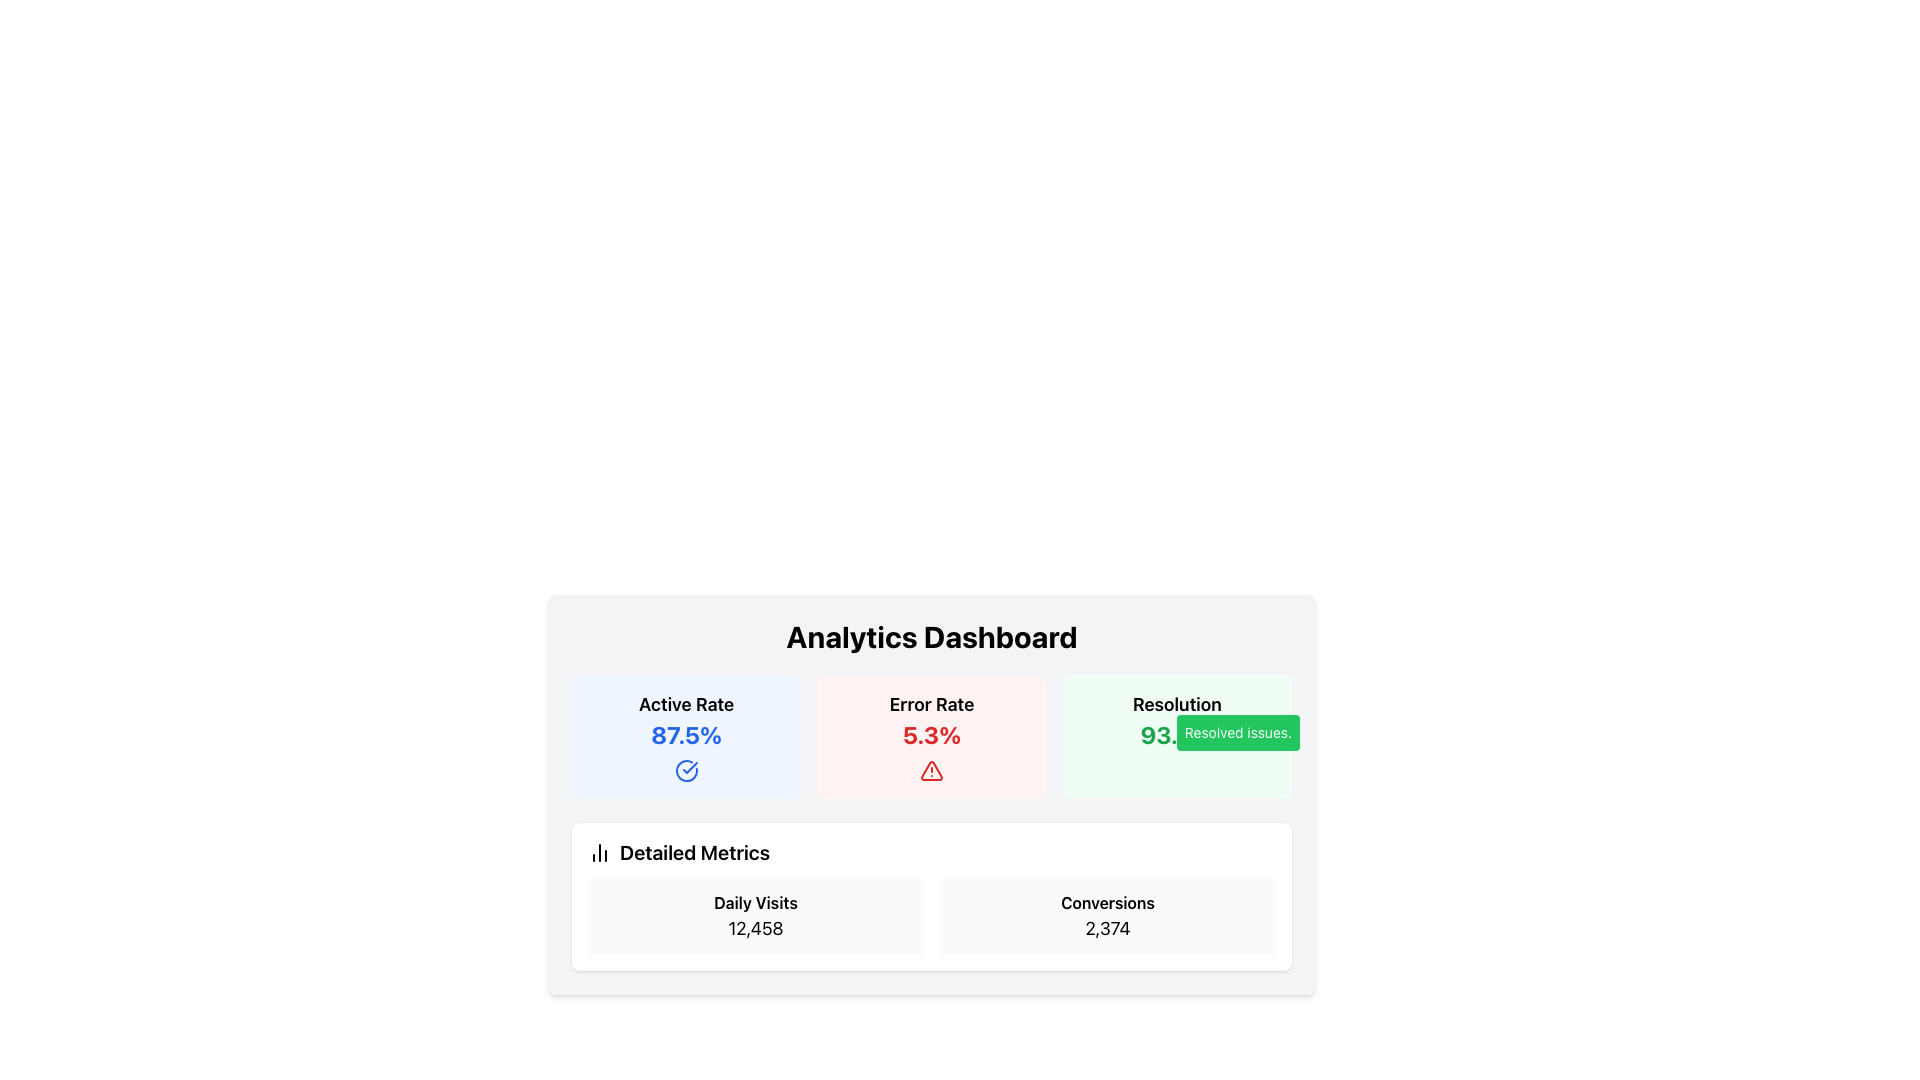  Describe the element at coordinates (754, 929) in the screenshot. I see `the text label that displays the number of daily visits, located below the 'Daily Visits' text in the 'Detailed Metrics' panel card` at that location.